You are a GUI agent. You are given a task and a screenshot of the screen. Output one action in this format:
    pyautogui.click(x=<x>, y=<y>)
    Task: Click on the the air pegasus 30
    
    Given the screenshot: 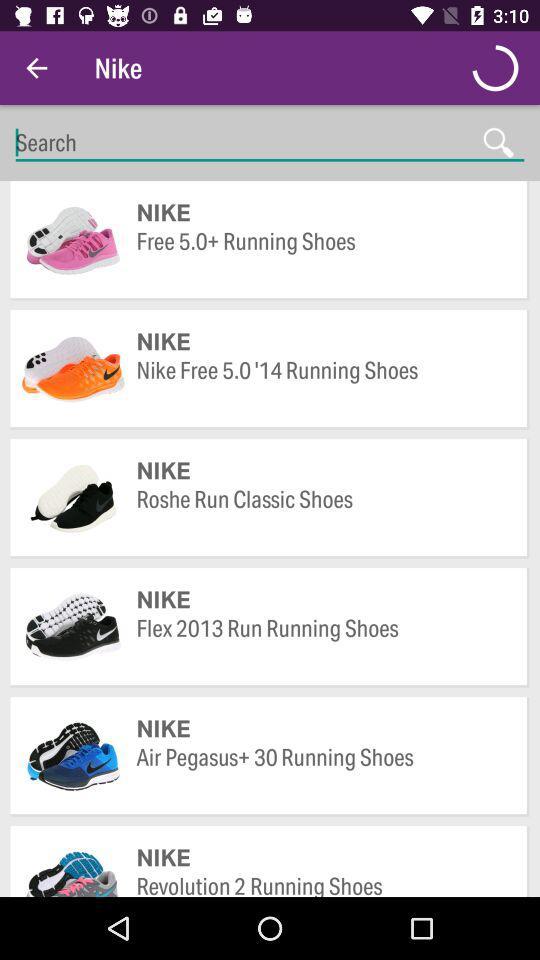 What is the action you would take?
    pyautogui.click(x=322, y=771)
    